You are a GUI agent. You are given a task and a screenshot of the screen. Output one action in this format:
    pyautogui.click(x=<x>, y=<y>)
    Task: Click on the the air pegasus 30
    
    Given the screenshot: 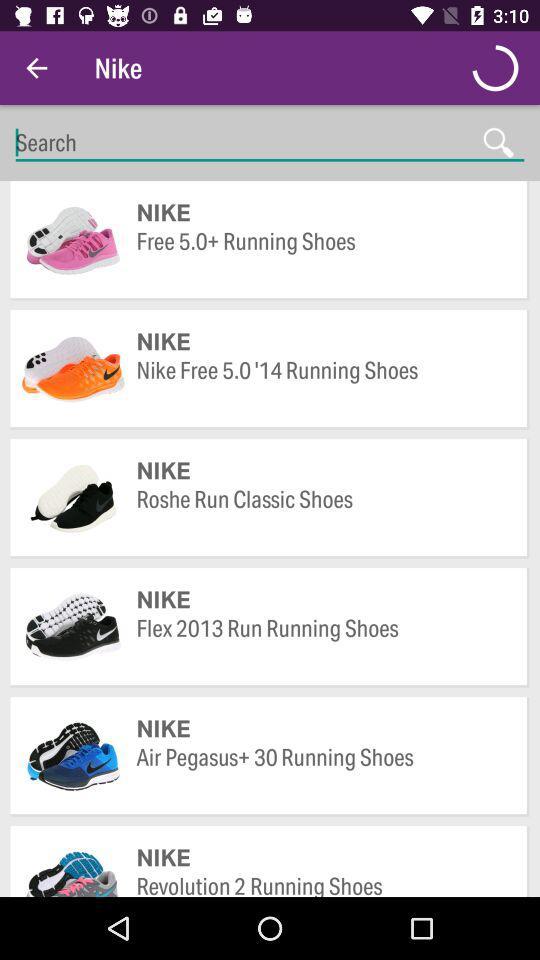 What is the action you would take?
    pyautogui.click(x=322, y=771)
    